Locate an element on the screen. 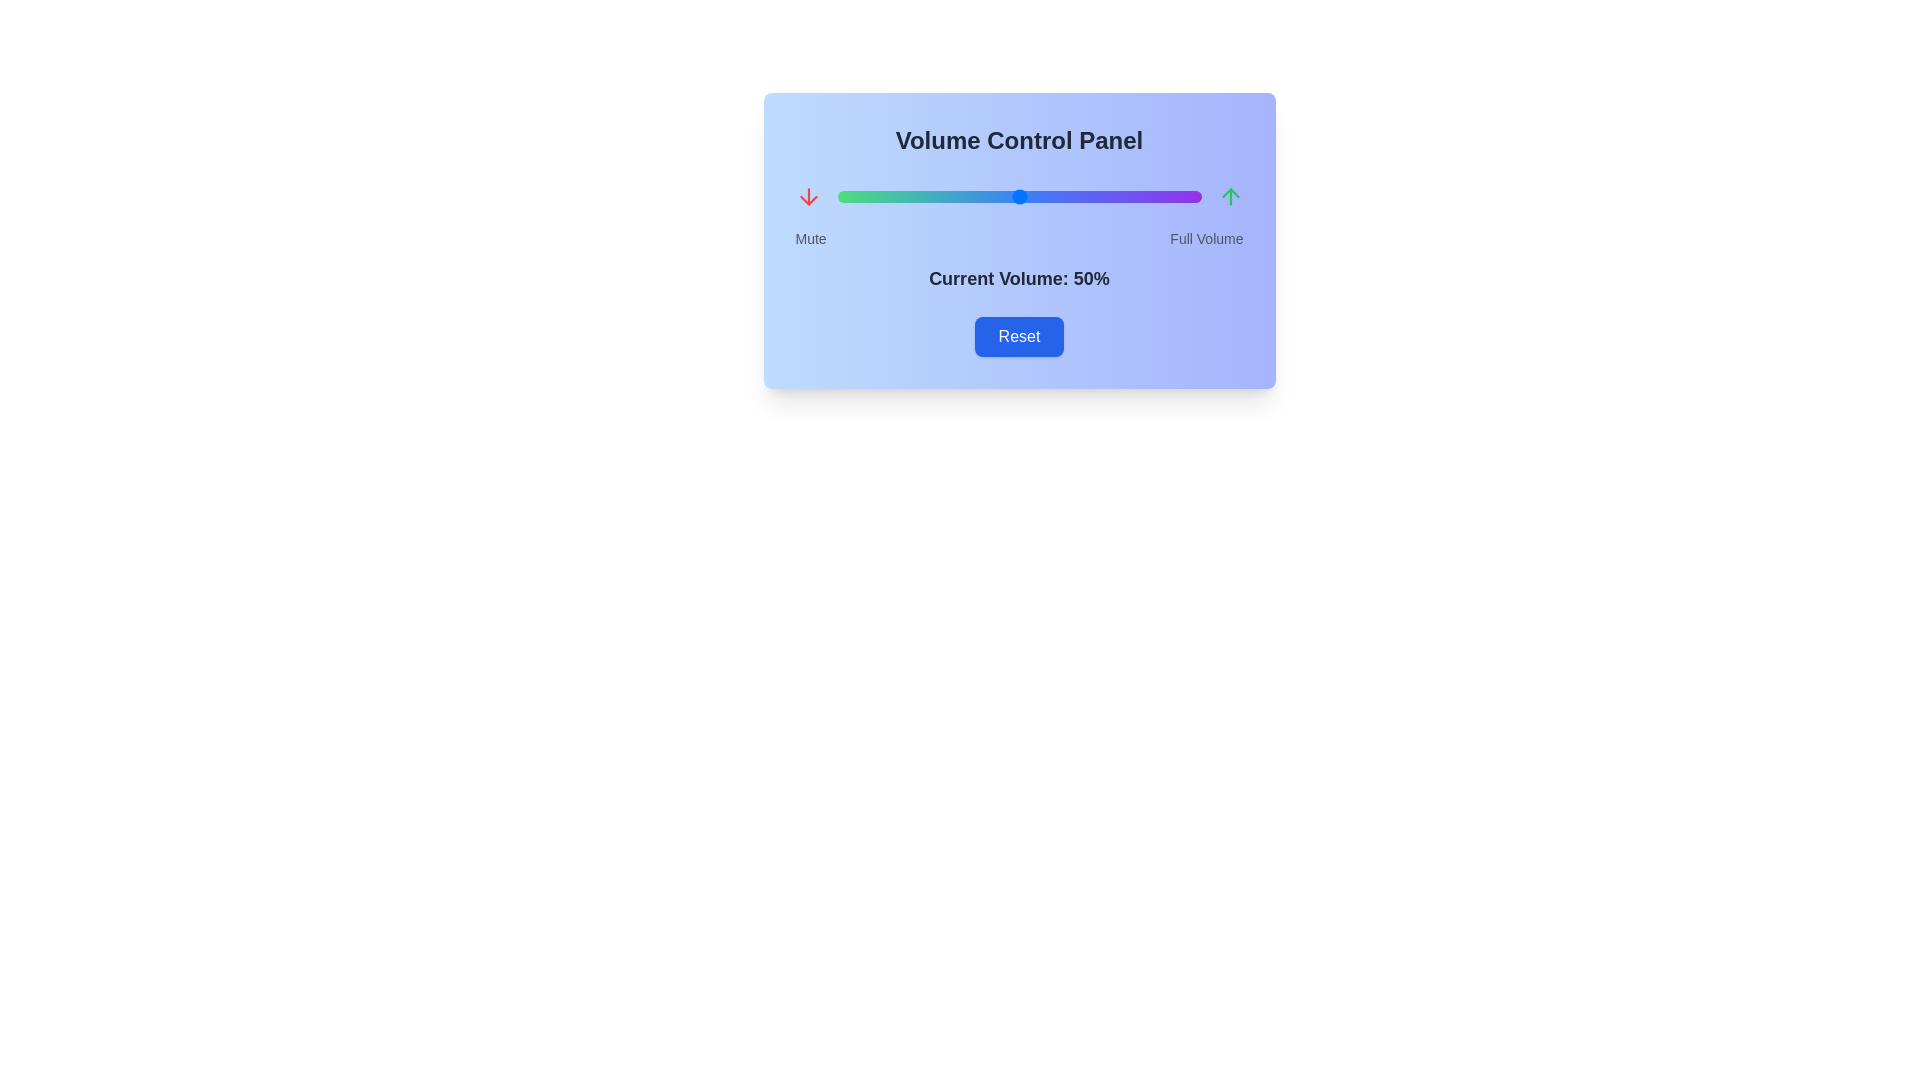 Image resolution: width=1920 pixels, height=1080 pixels. the volume slider to set the volume to 58% is located at coordinates (1047, 196).